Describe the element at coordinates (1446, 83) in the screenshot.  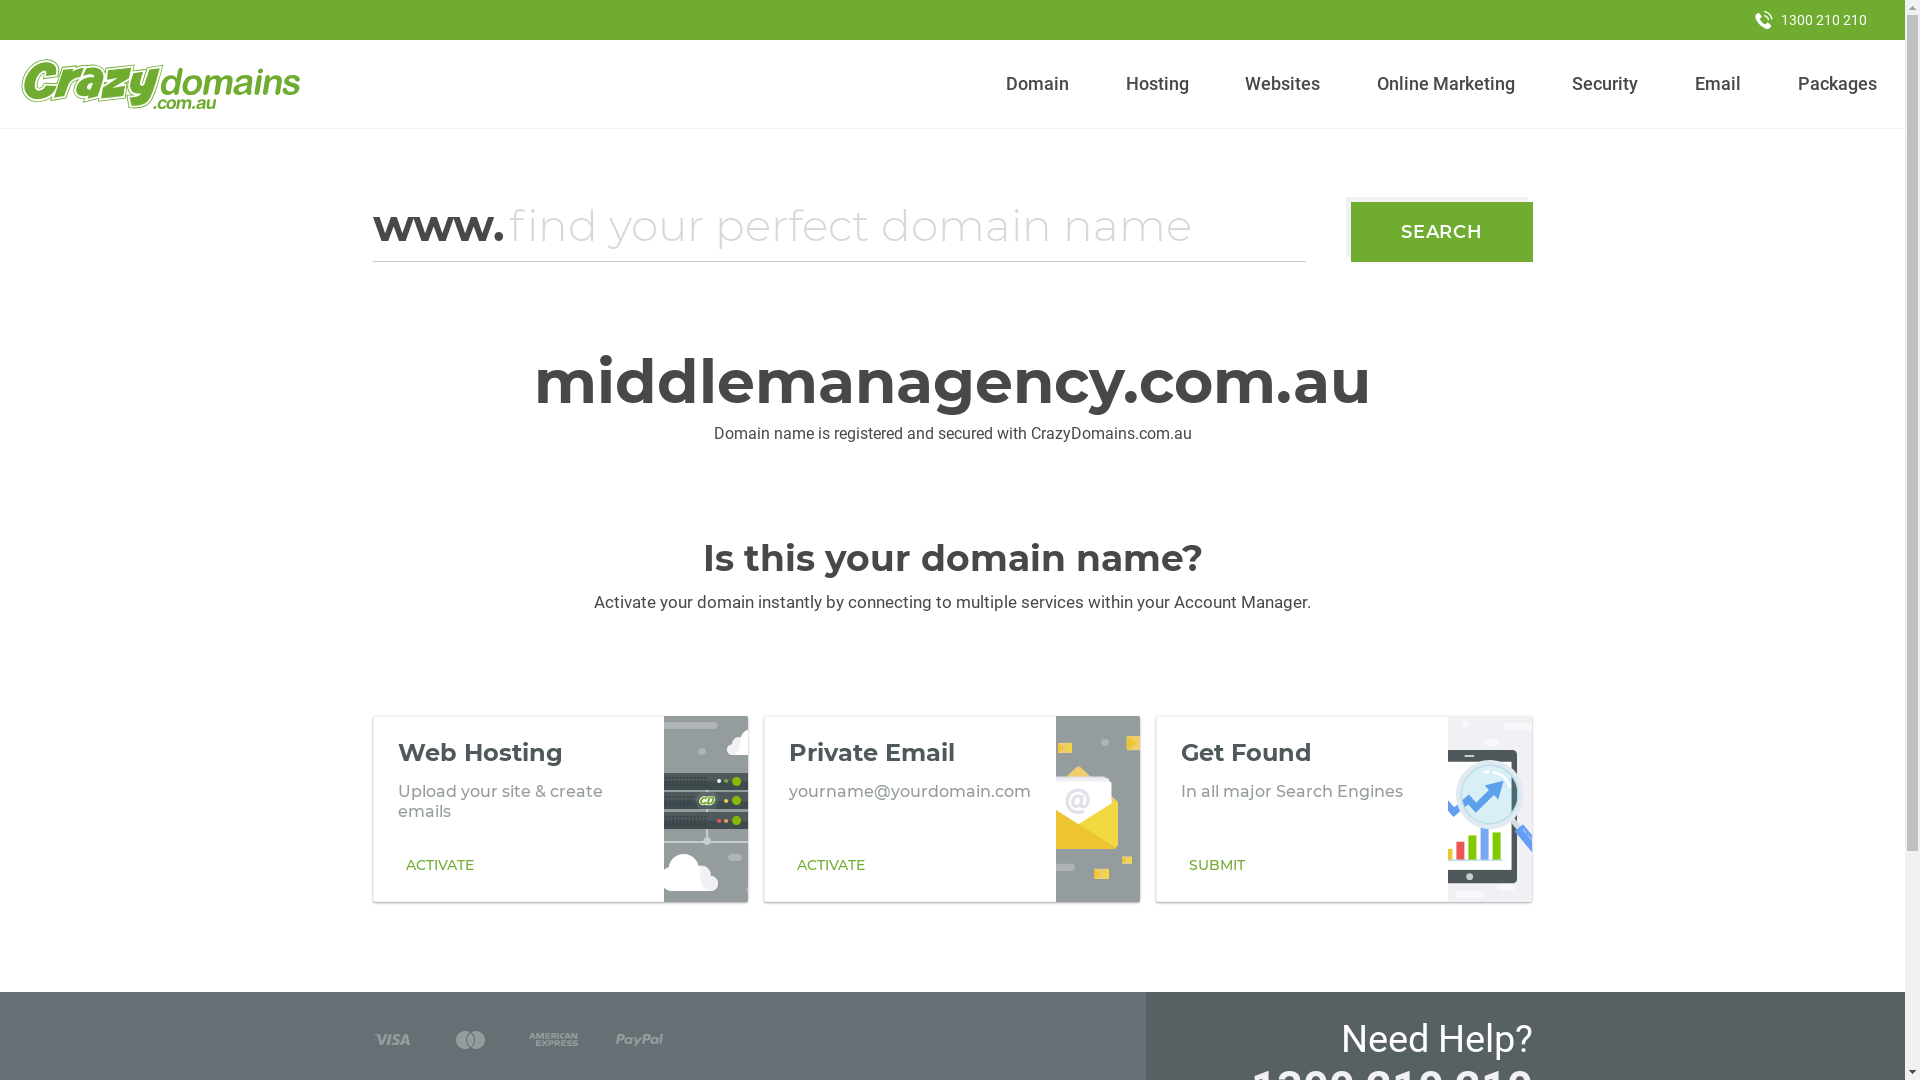
I see `'Online Marketing'` at that location.